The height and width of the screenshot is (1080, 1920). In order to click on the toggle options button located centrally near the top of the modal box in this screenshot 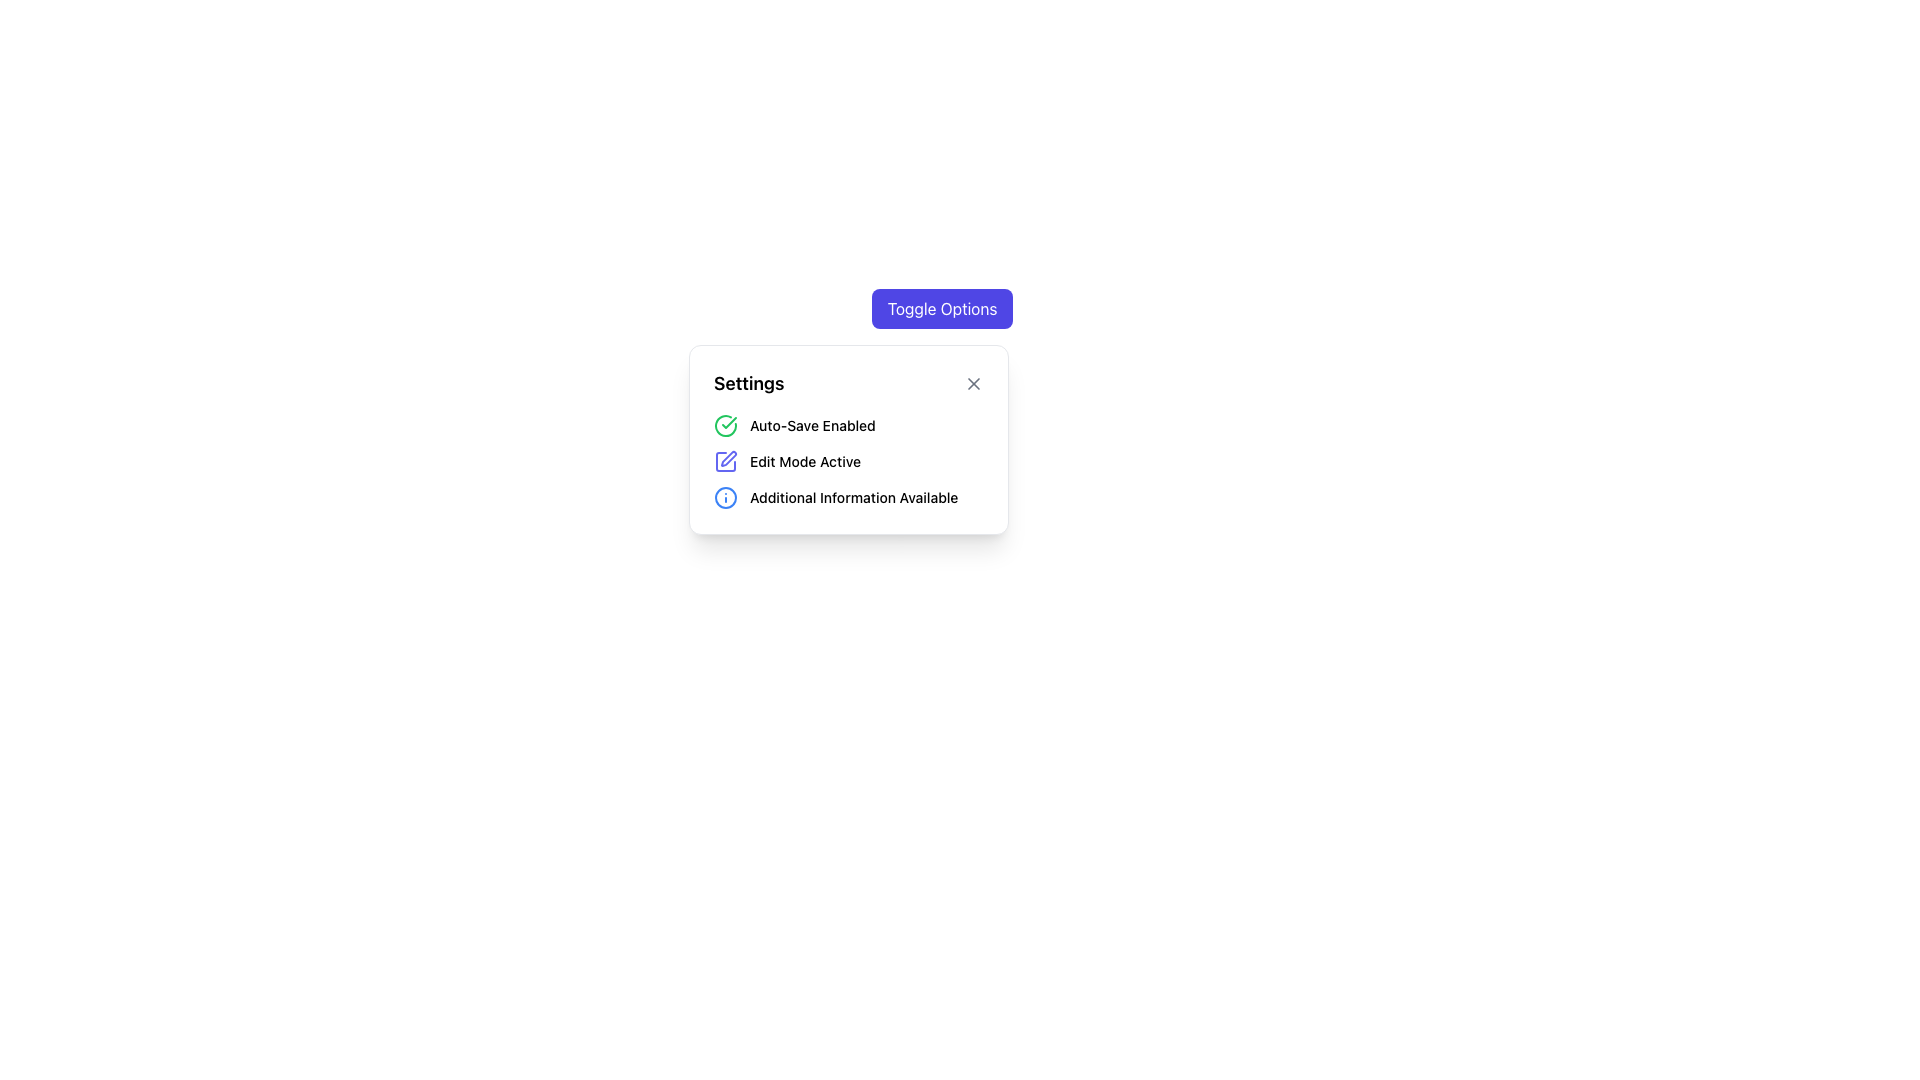, I will do `click(941, 308)`.